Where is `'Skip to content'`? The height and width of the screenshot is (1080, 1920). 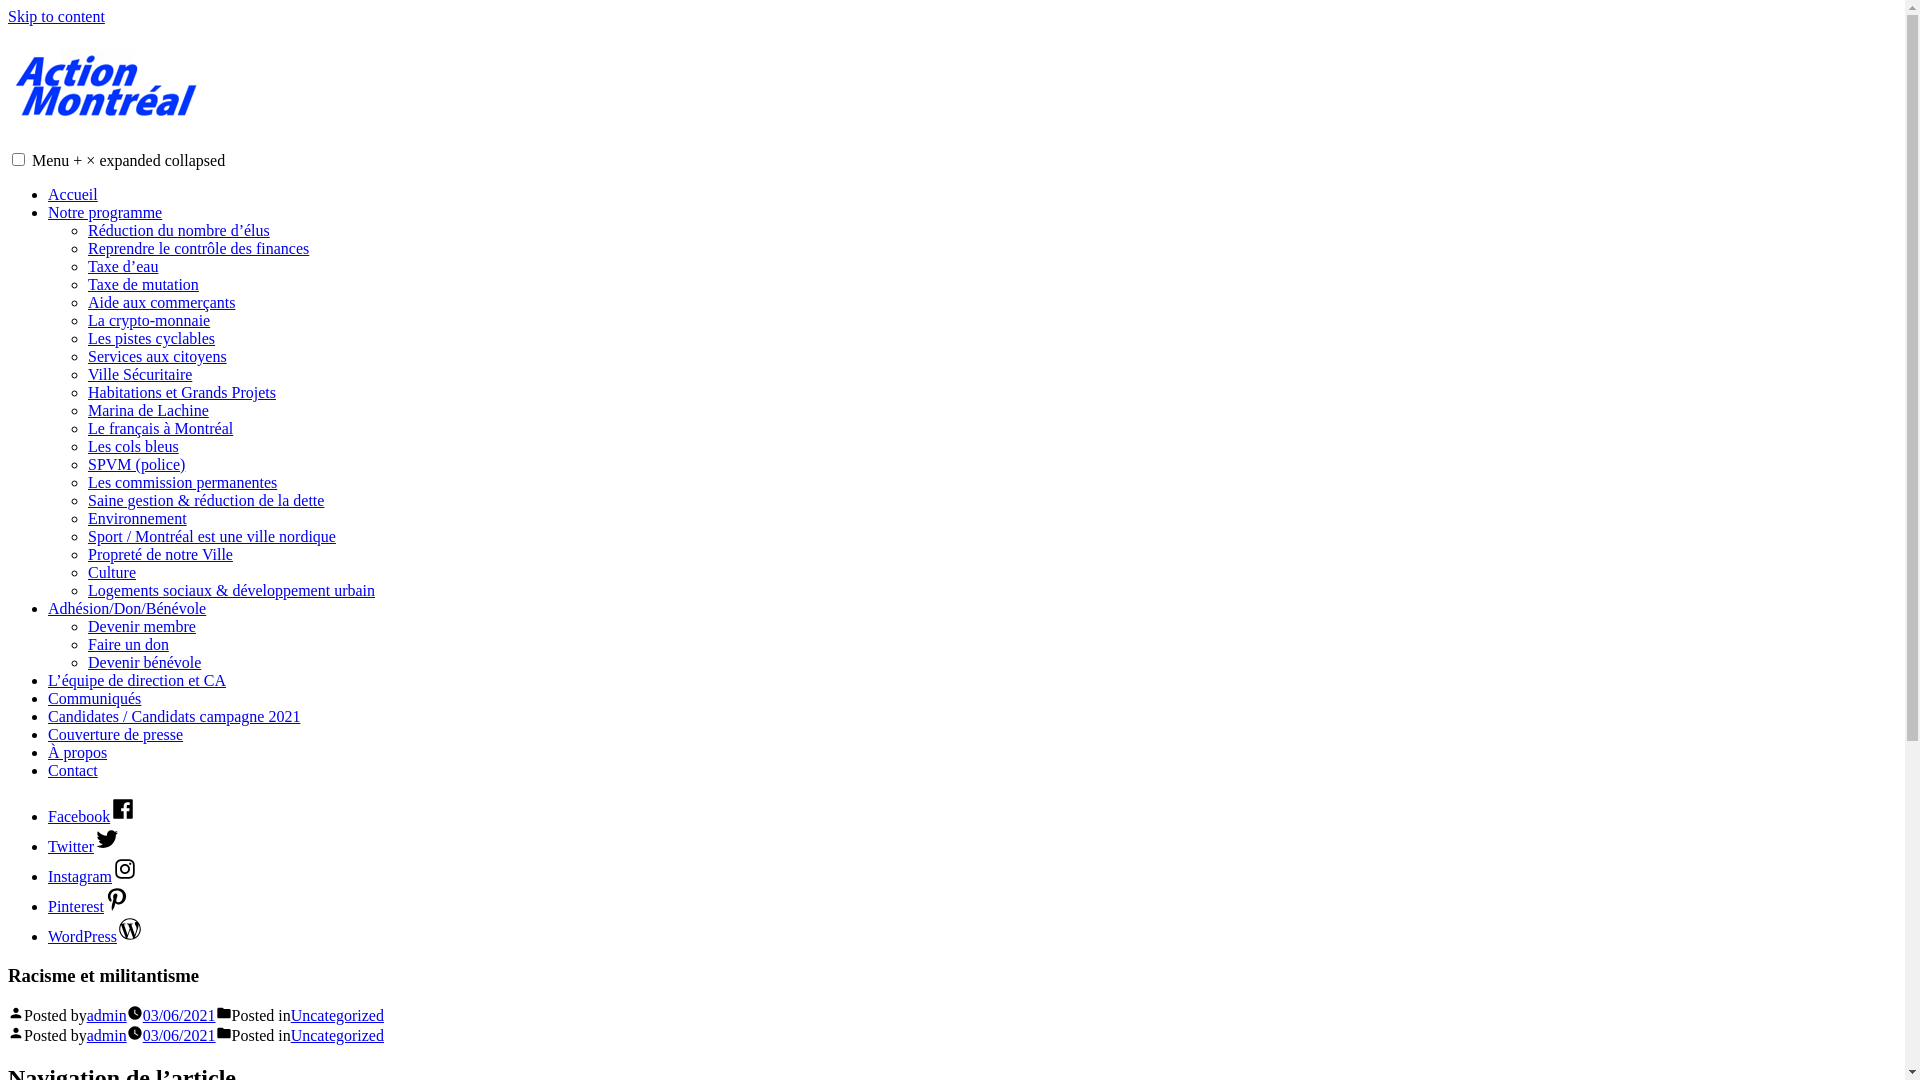
'Skip to content' is located at coordinates (8, 16).